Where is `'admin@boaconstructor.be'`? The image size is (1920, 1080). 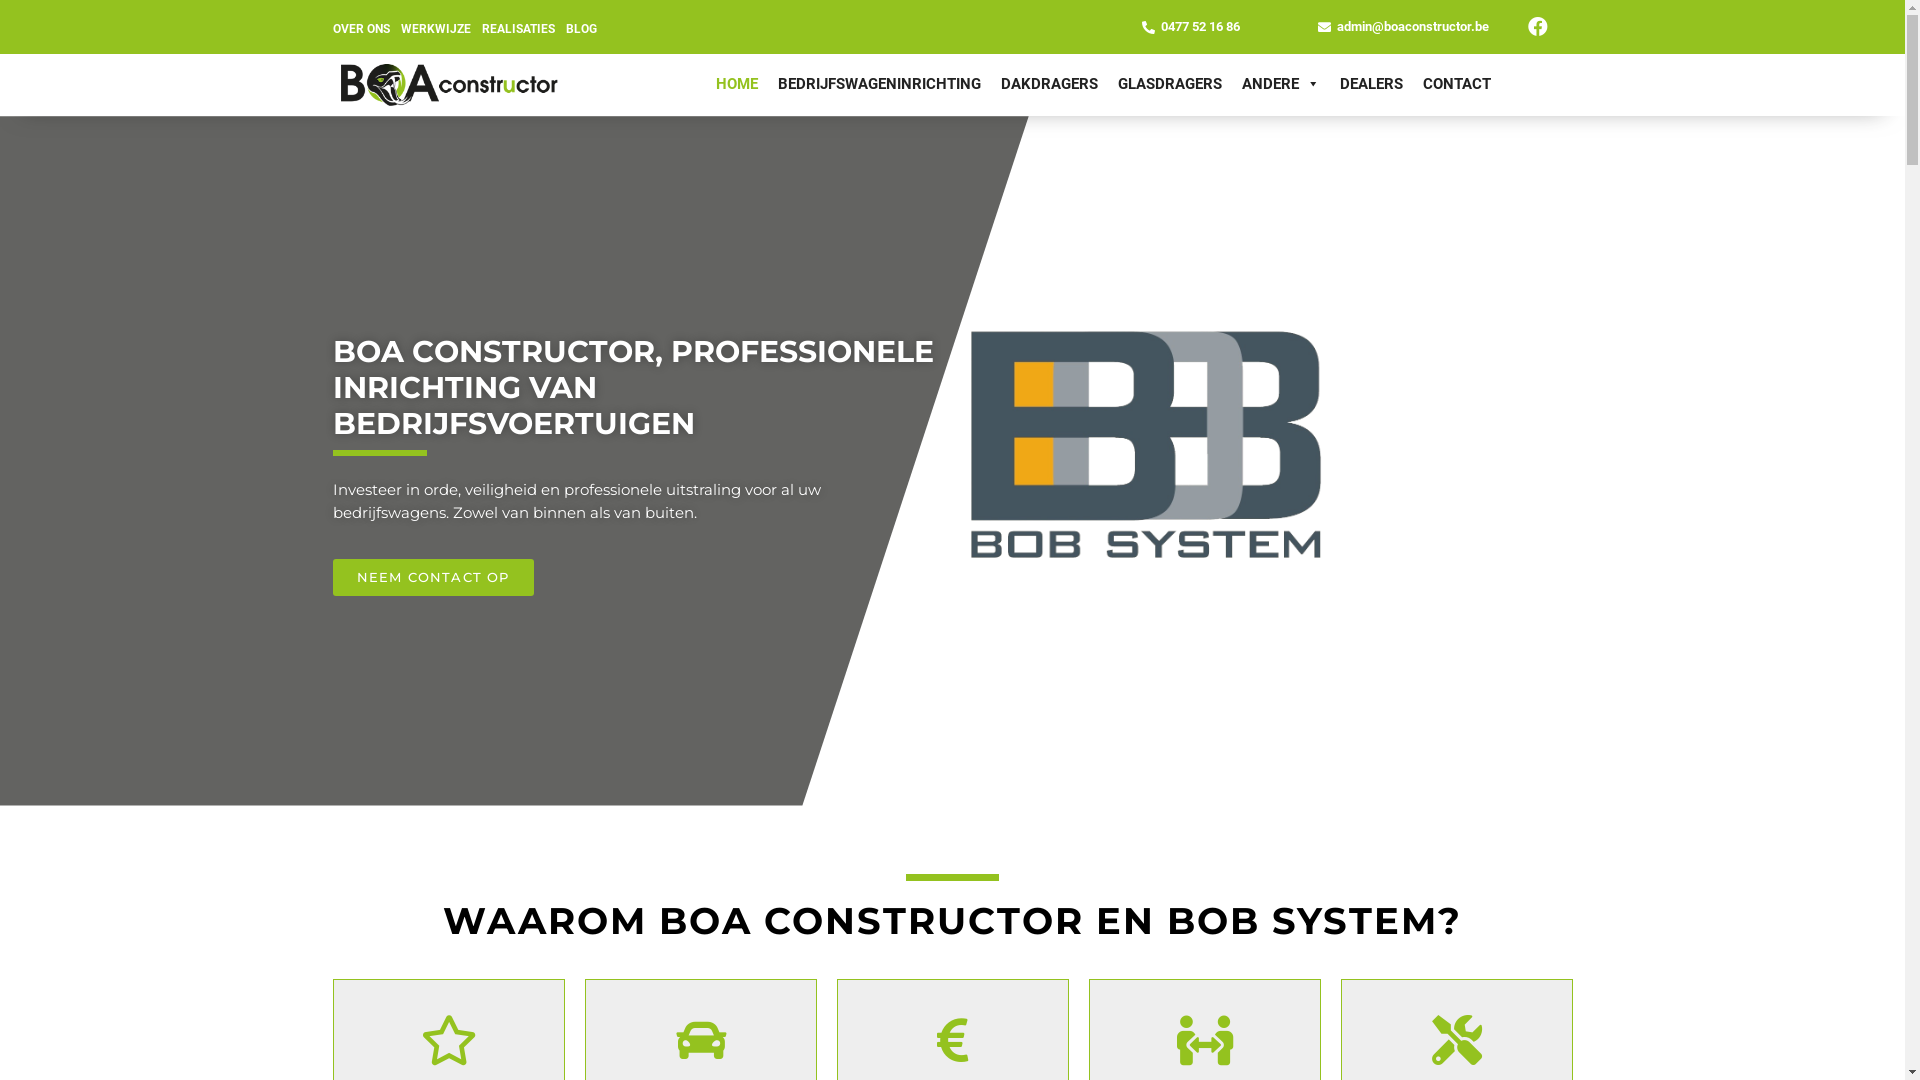 'admin@boaconstructor.be' is located at coordinates (1411, 26).